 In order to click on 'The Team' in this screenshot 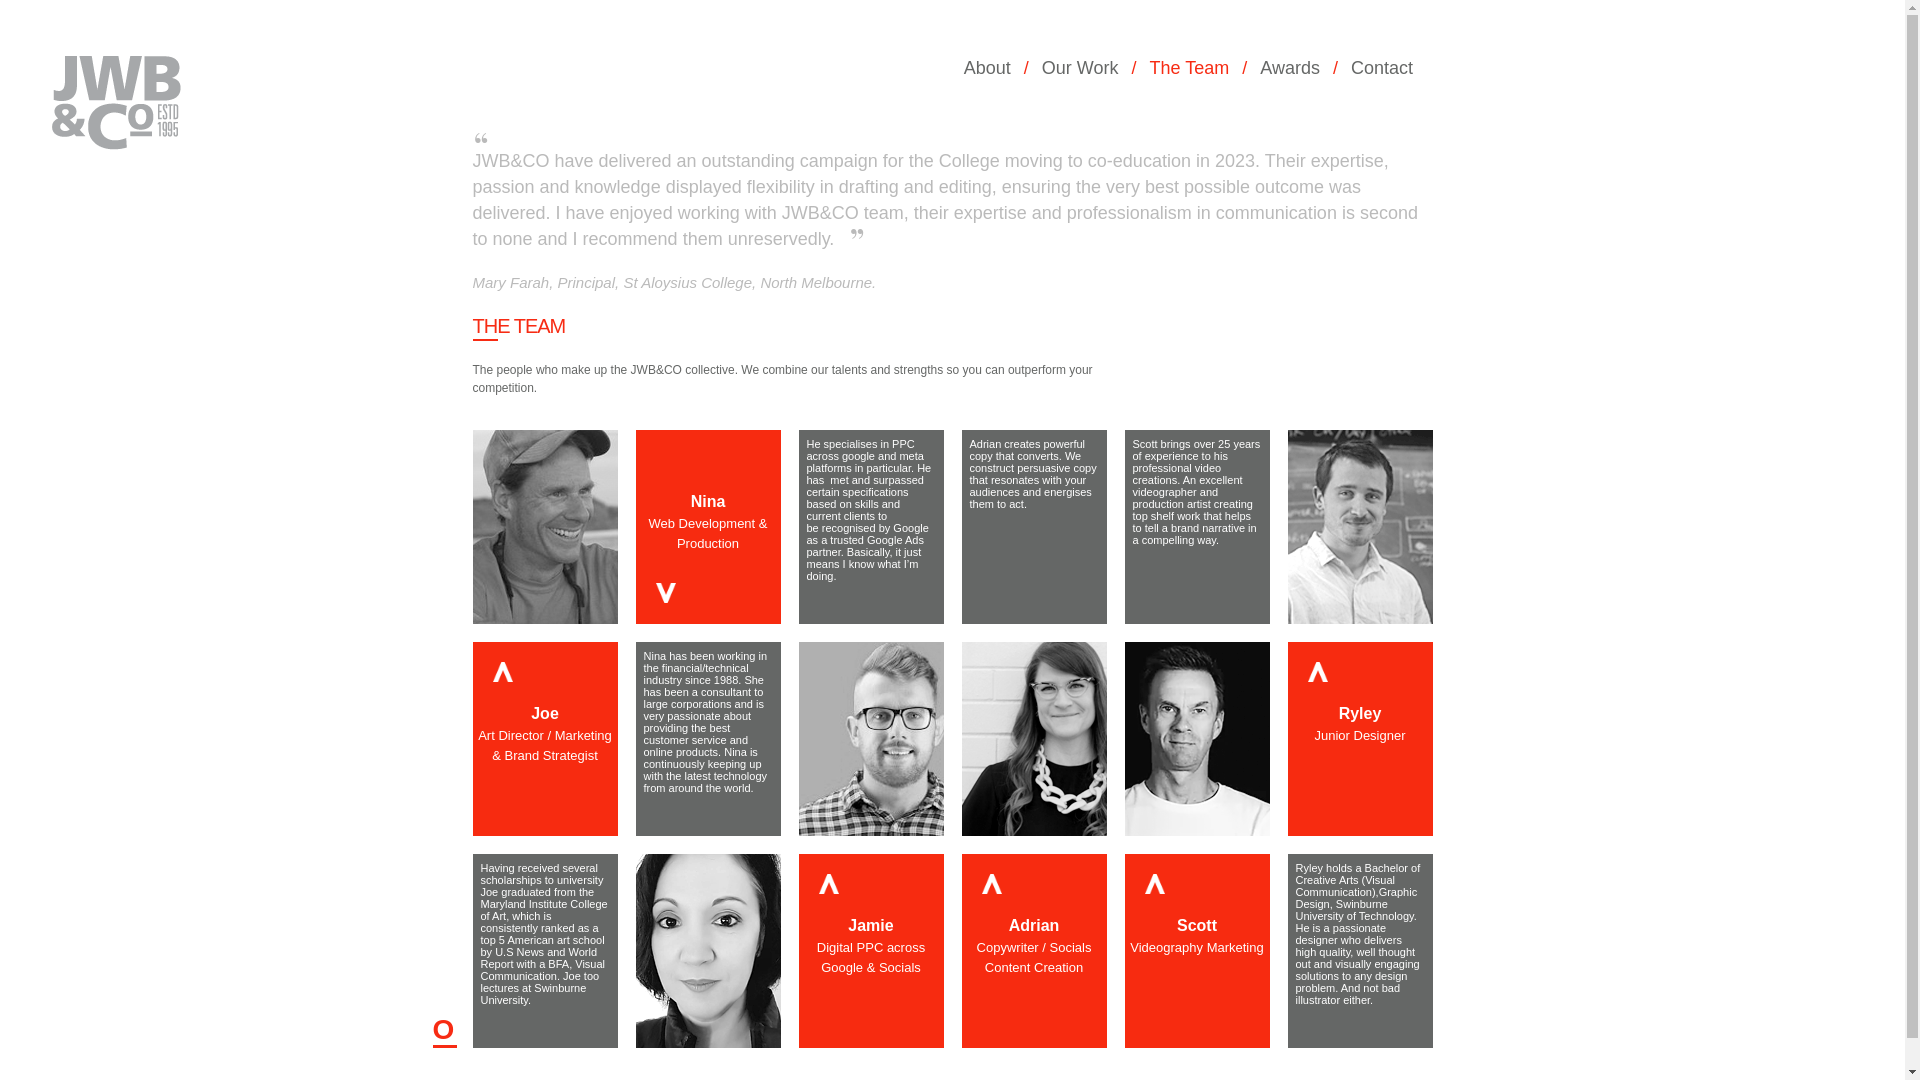, I will do `click(1150, 67)`.